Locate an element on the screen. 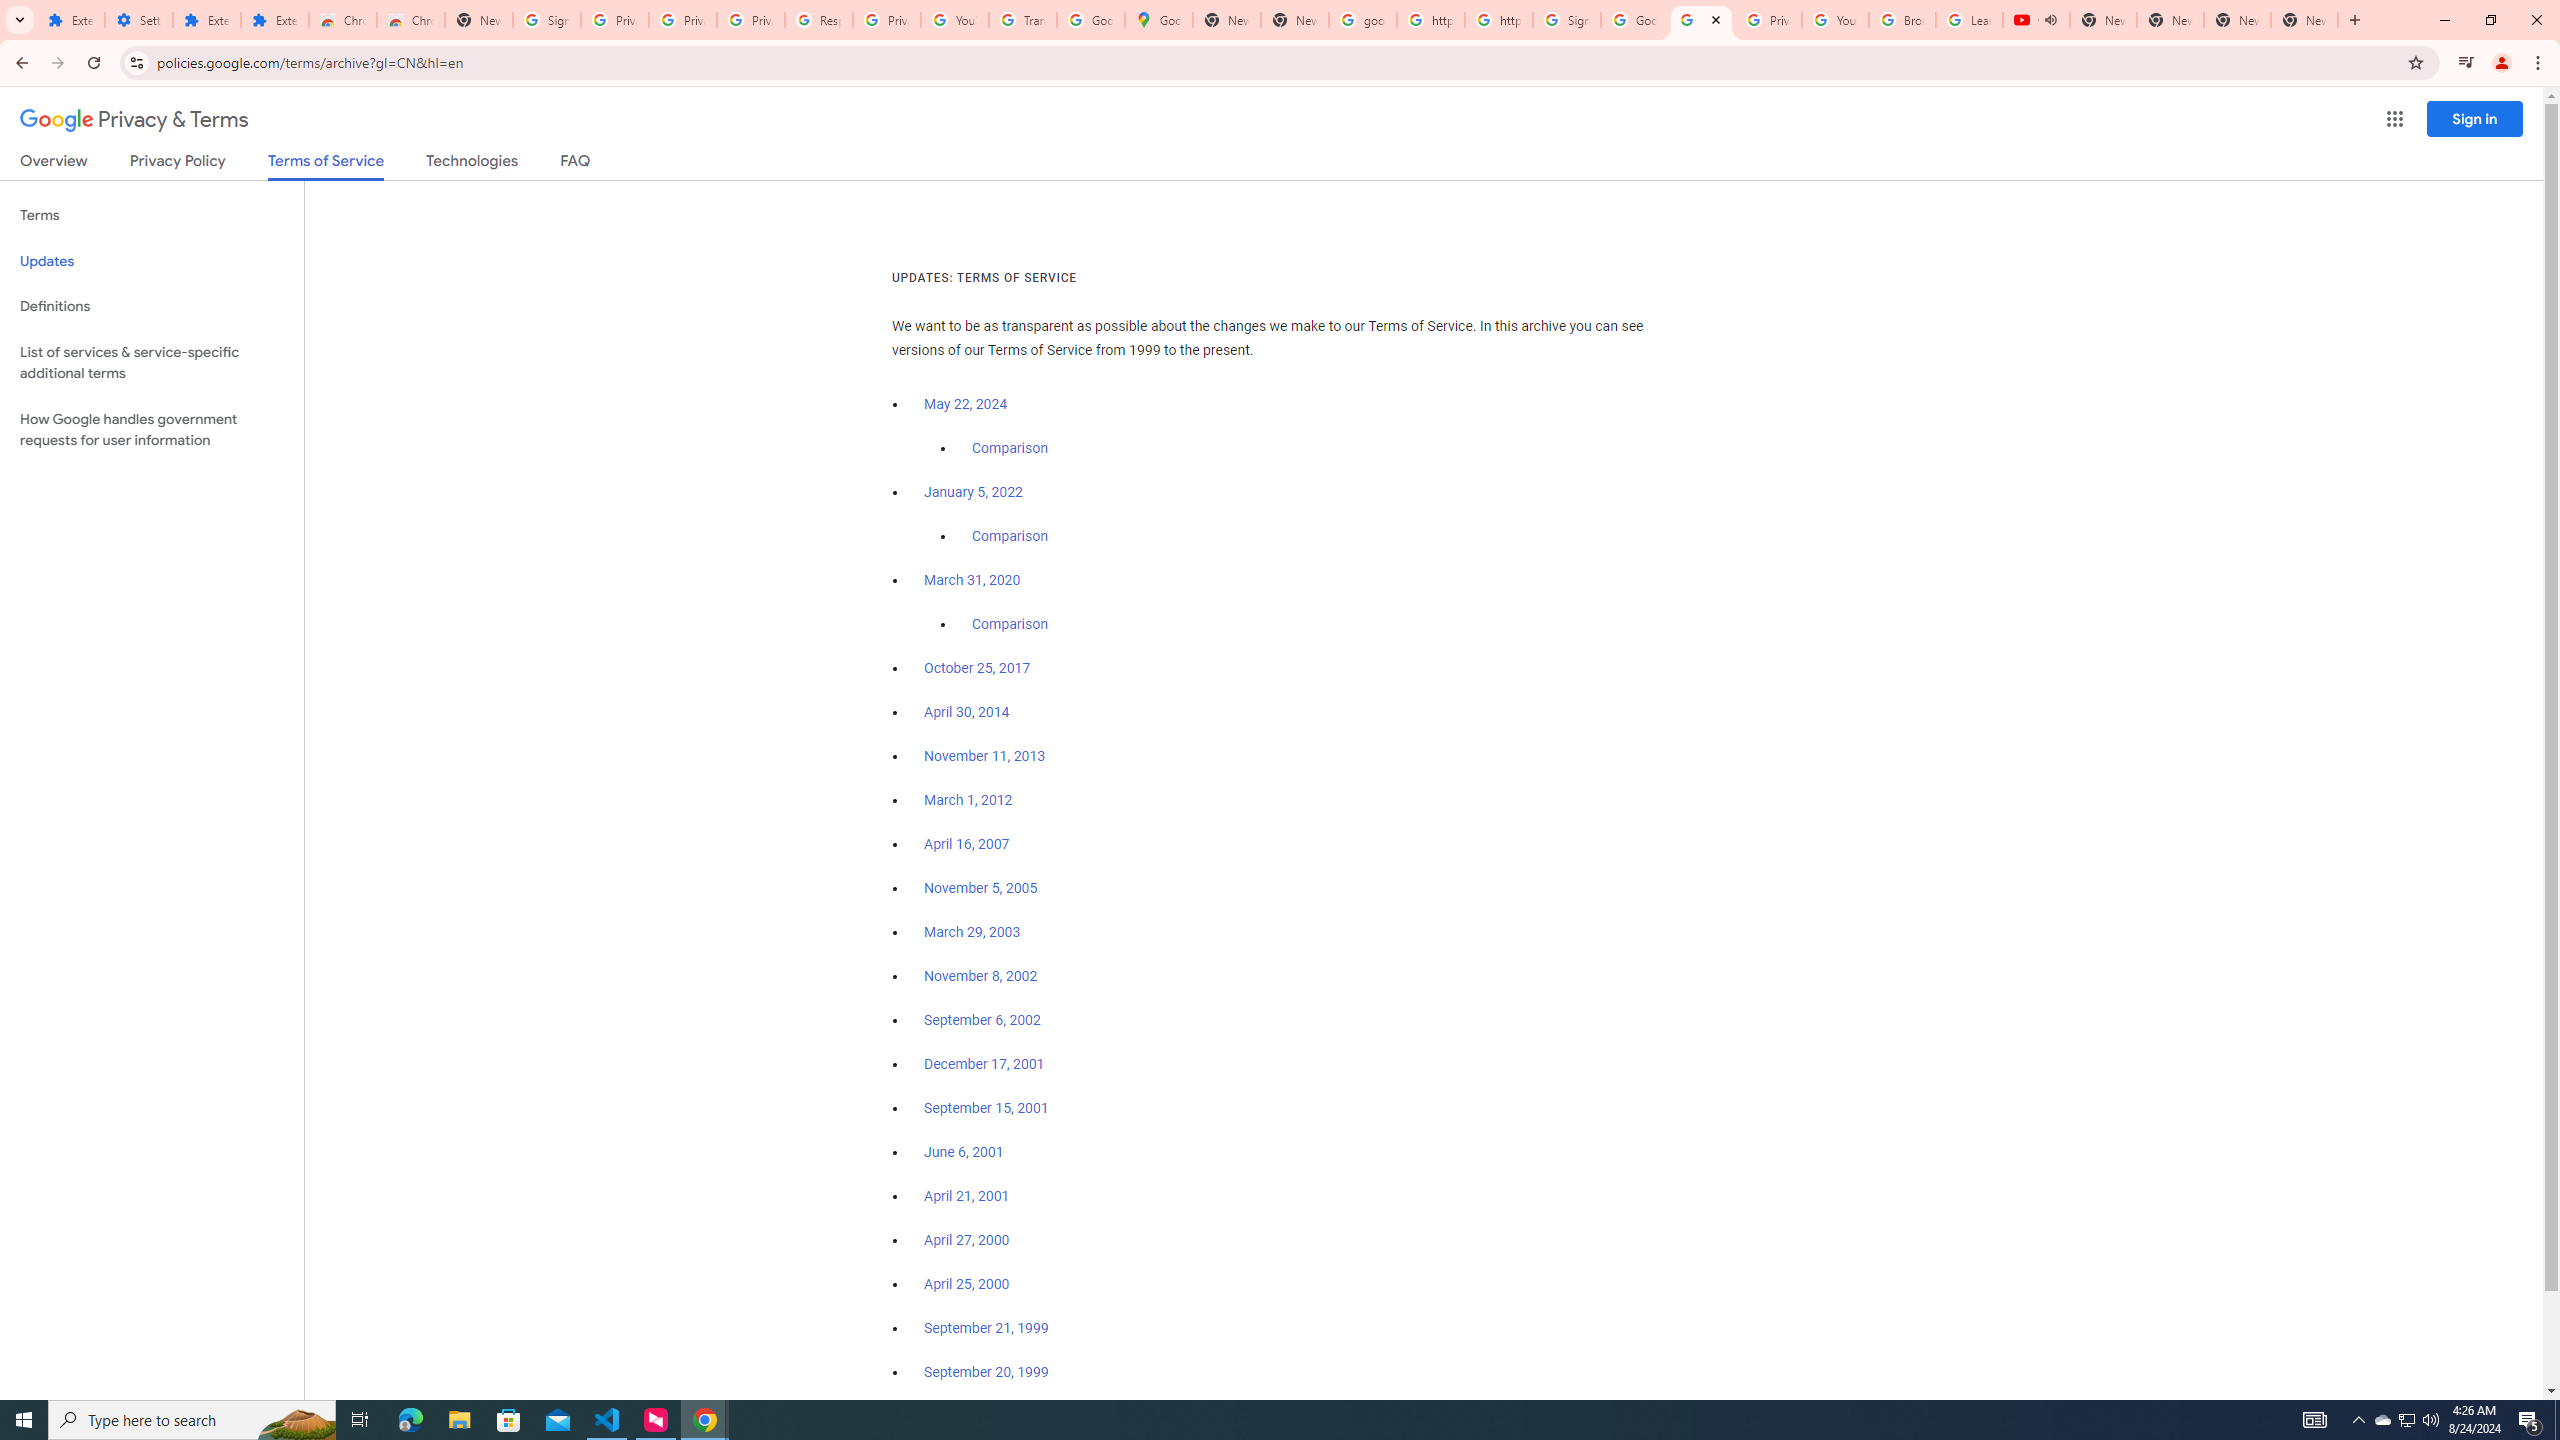  'Extensions' is located at coordinates (70, 19).